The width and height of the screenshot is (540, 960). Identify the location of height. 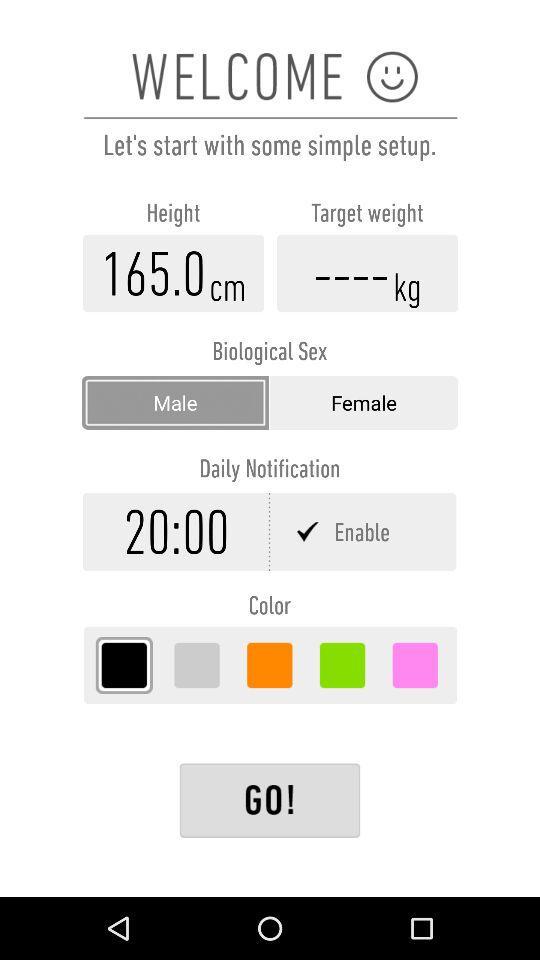
(173, 272).